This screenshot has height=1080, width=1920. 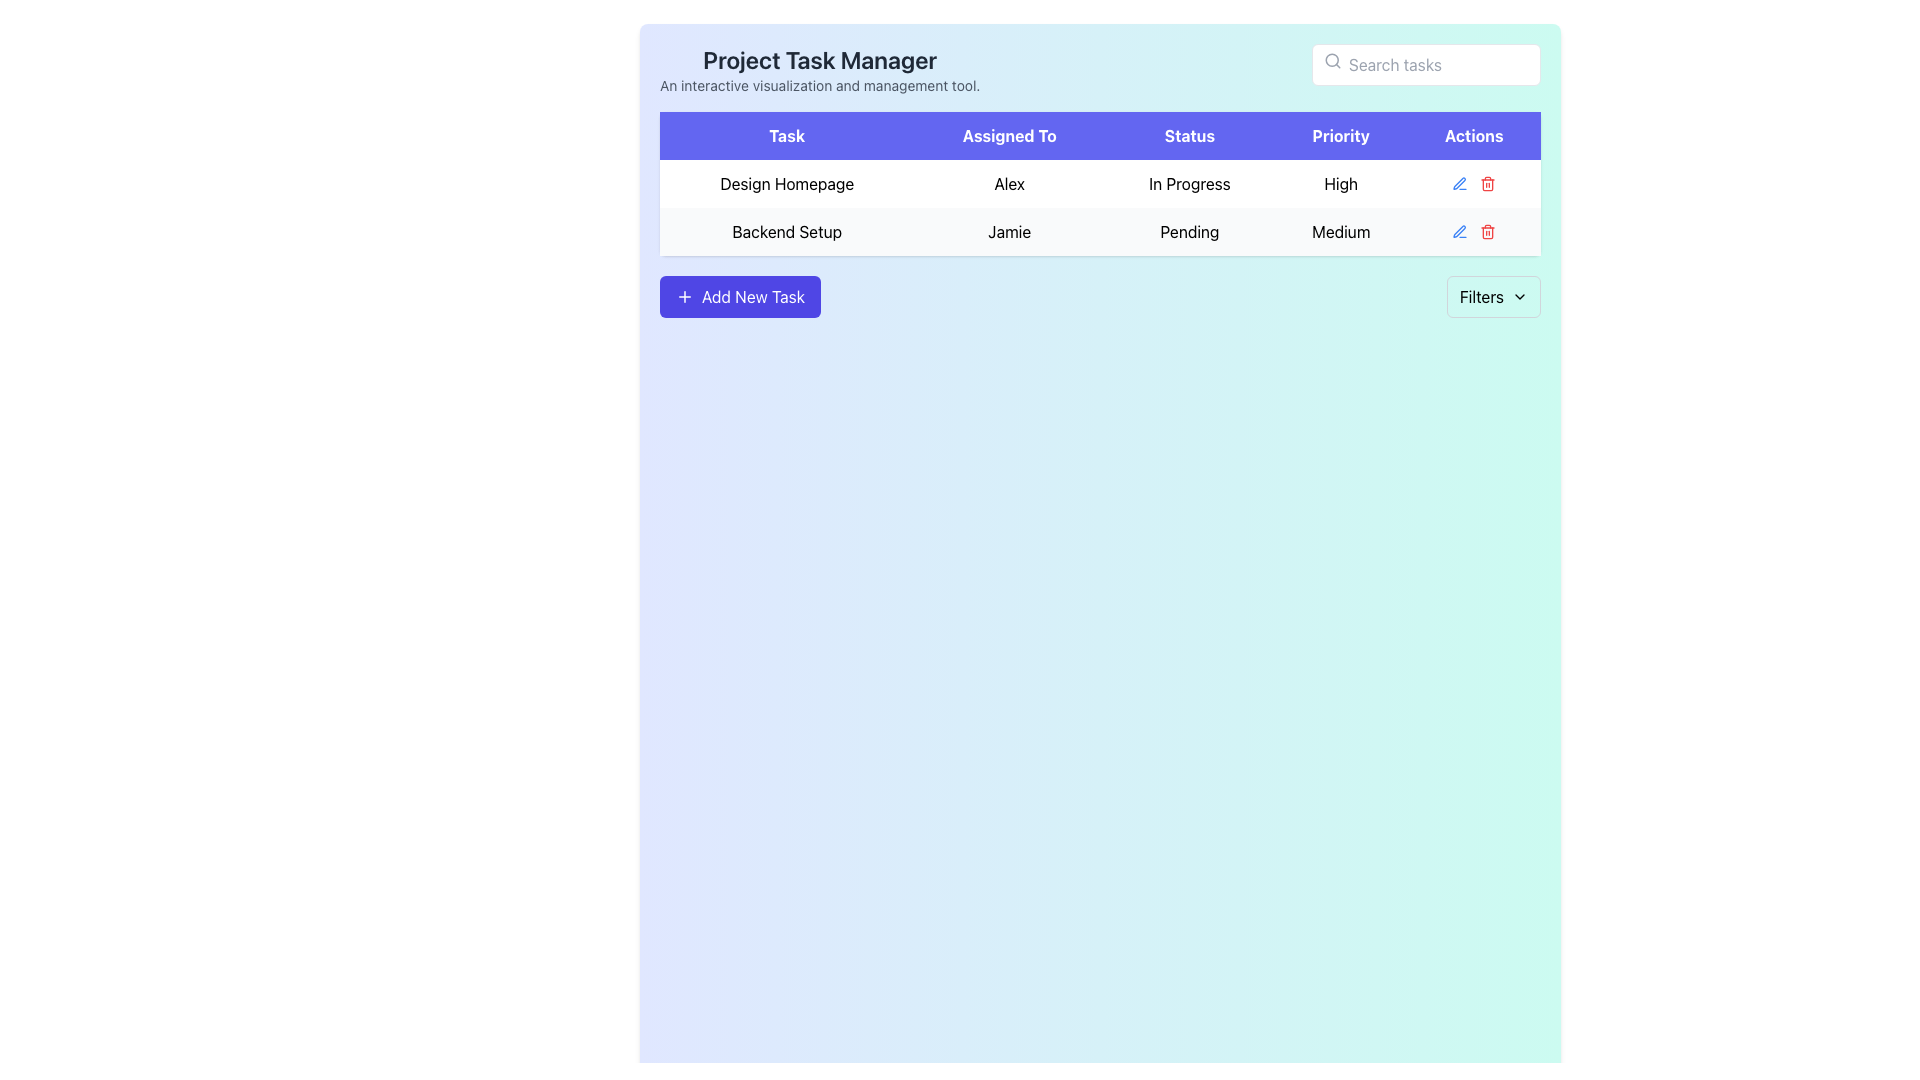 What do you see at coordinates (1493, 297) in the screenshot?
I see `the 'Filters' button` at bounding box center [1493, 297].